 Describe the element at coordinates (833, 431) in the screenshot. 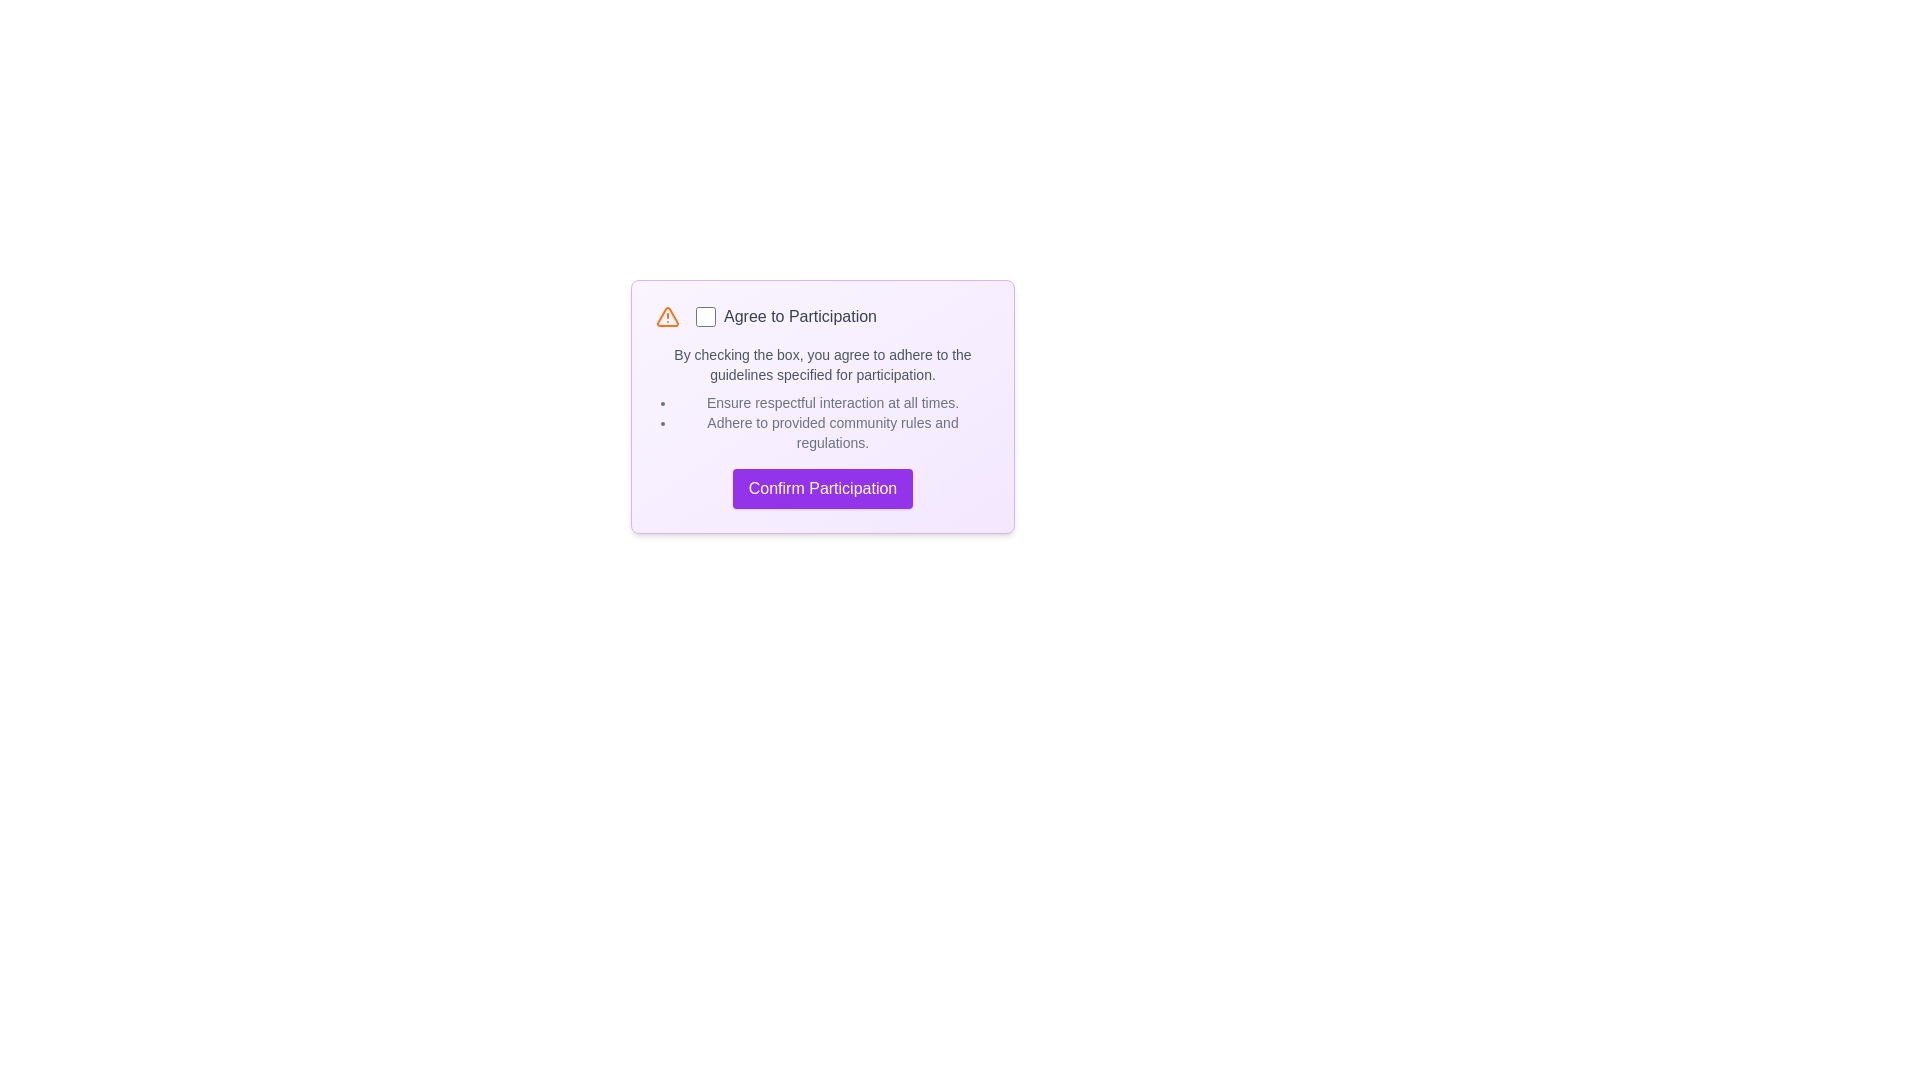

I see `the text label that communicates important rules or guidelines for participation, which is the second item in a bulleted list below the agreement checkbox` at that location.